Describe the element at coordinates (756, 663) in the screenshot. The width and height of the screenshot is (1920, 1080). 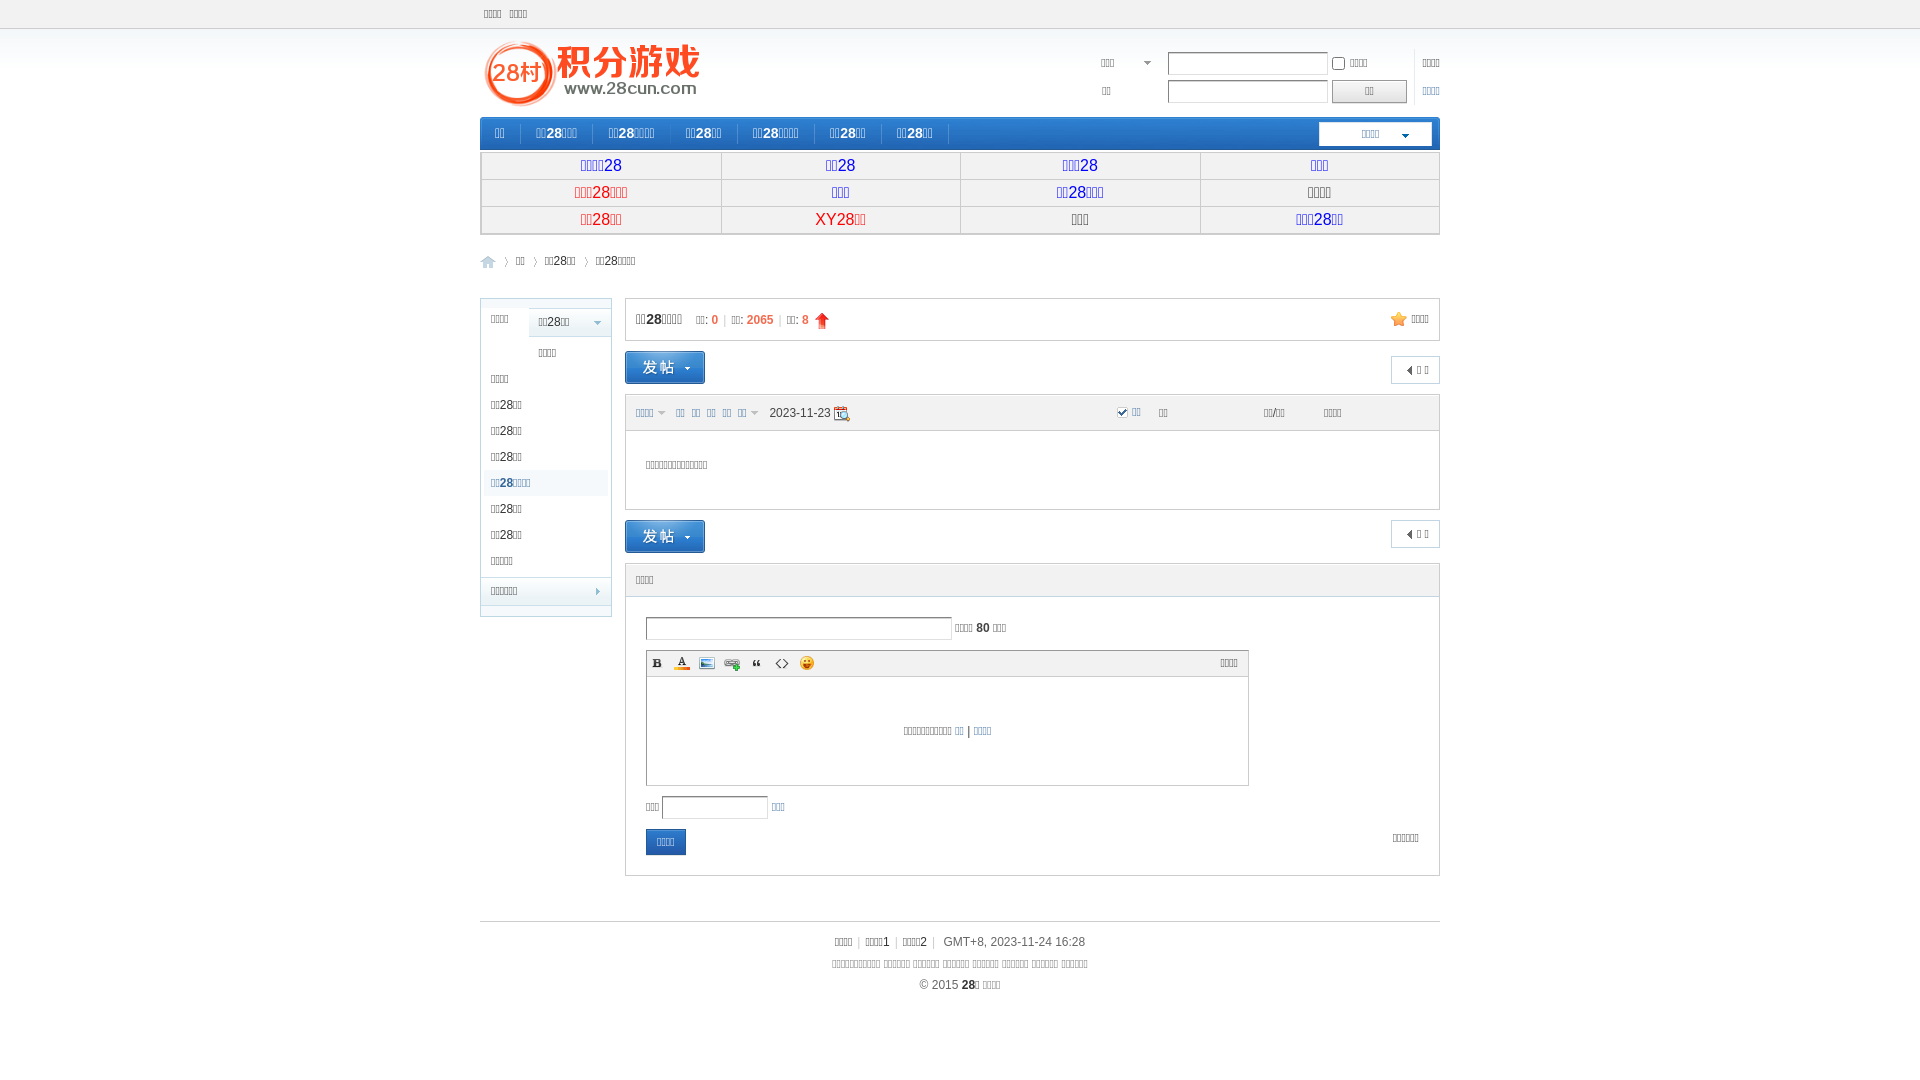
I see `'Quote'` at that location.